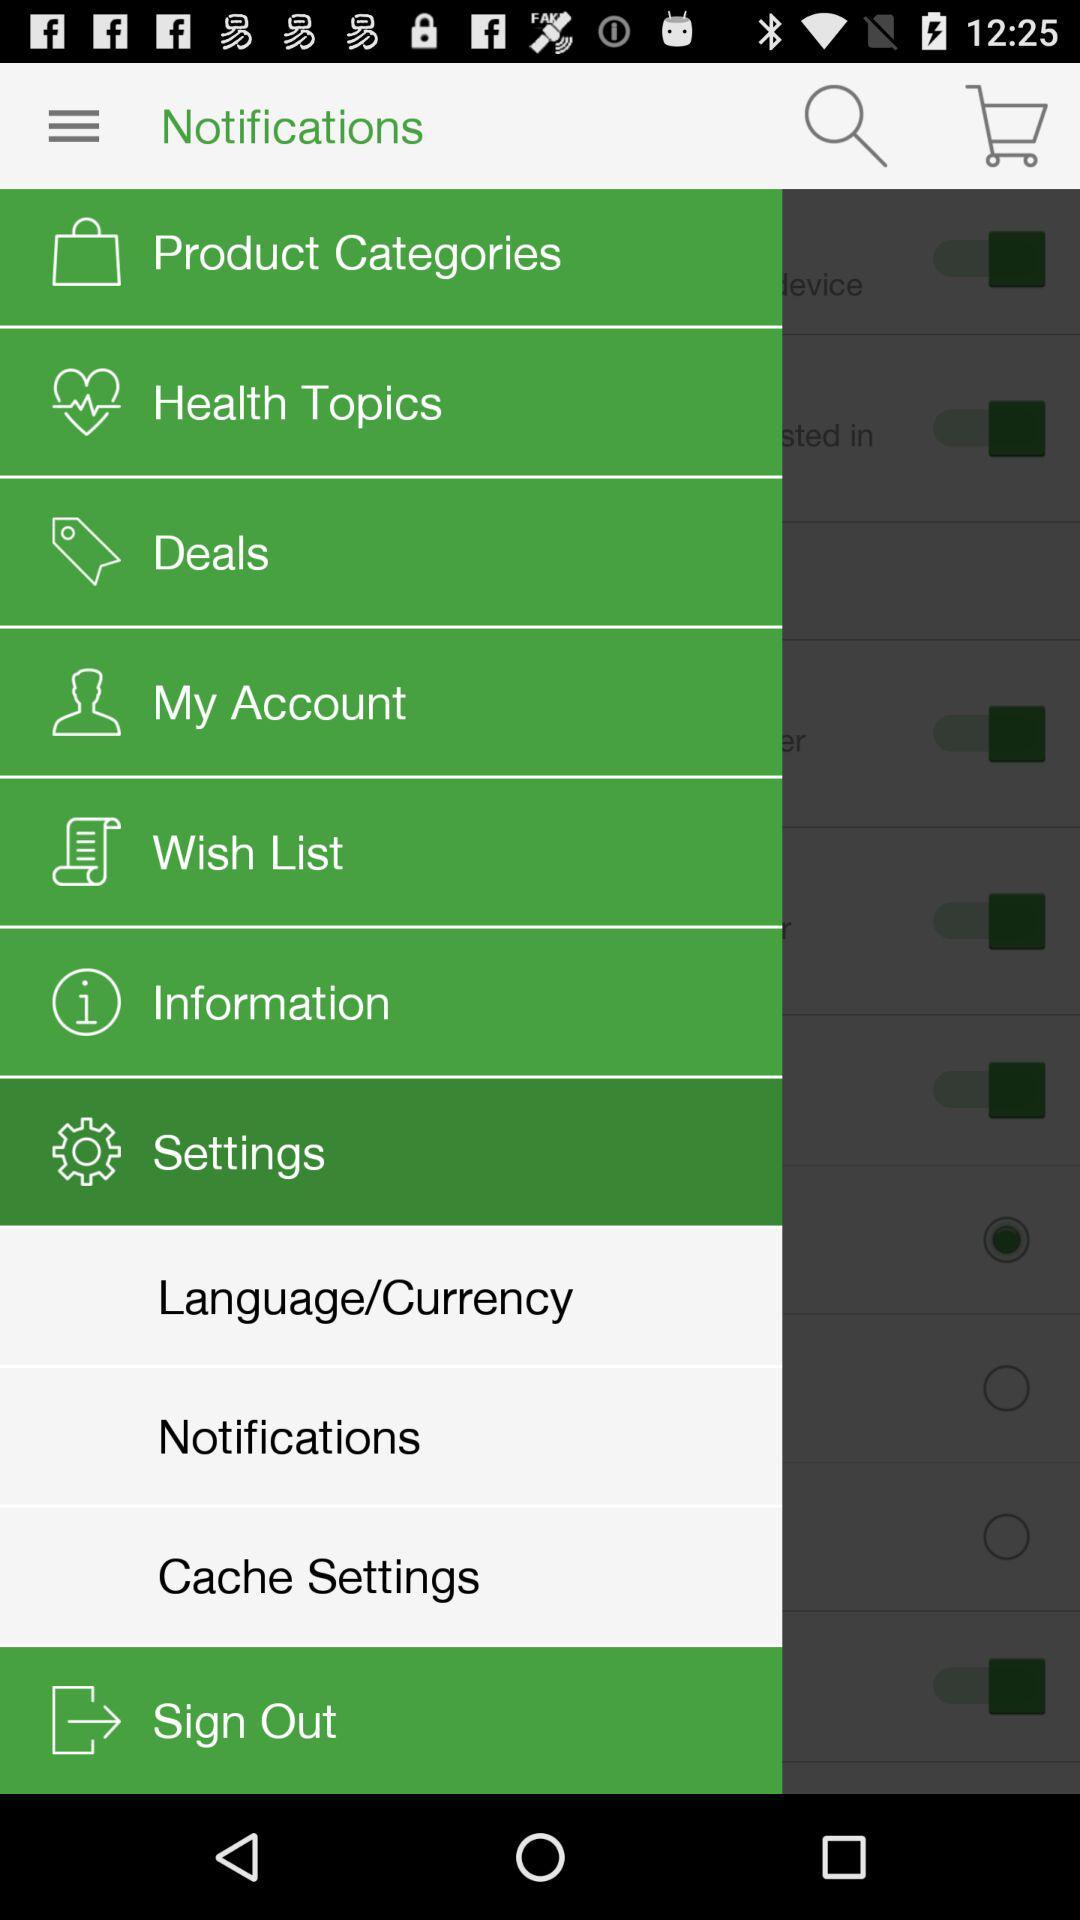 This screenshot has height=1920, width=1080. Describe the element at coordinates (985, 427) in the screenshot. I see `the switch button below the 1st switch button on the web page` at that location.